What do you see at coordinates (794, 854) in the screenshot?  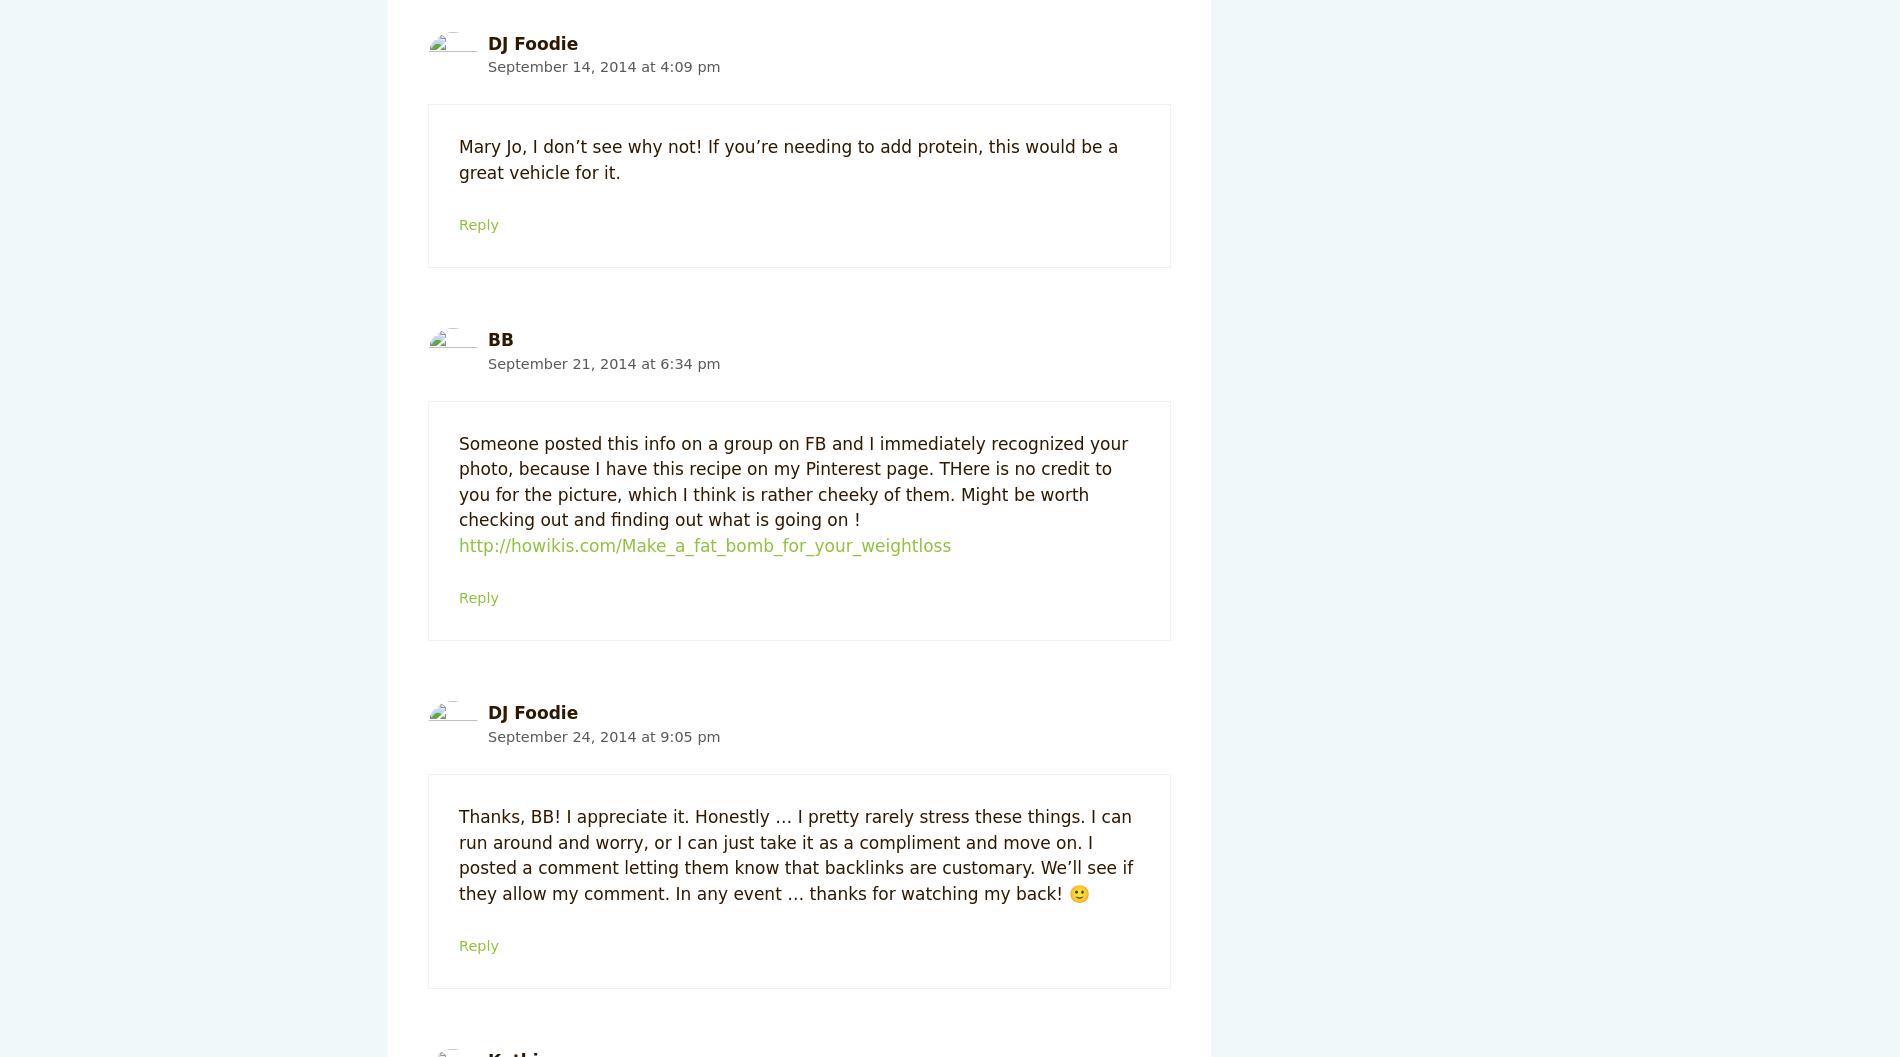 I see `'Thanks, BB! I appreciate it.  Honestly … I pretty rarely stress these things.  I can run around and worry, or I can just take it as a compliment and move on.  I posted a comment letting them know that backlinks are customary.  We’ll see if they allow my comment.  In any event … thanks for watching my back! 🙂'` at bounding box center [794, 854].